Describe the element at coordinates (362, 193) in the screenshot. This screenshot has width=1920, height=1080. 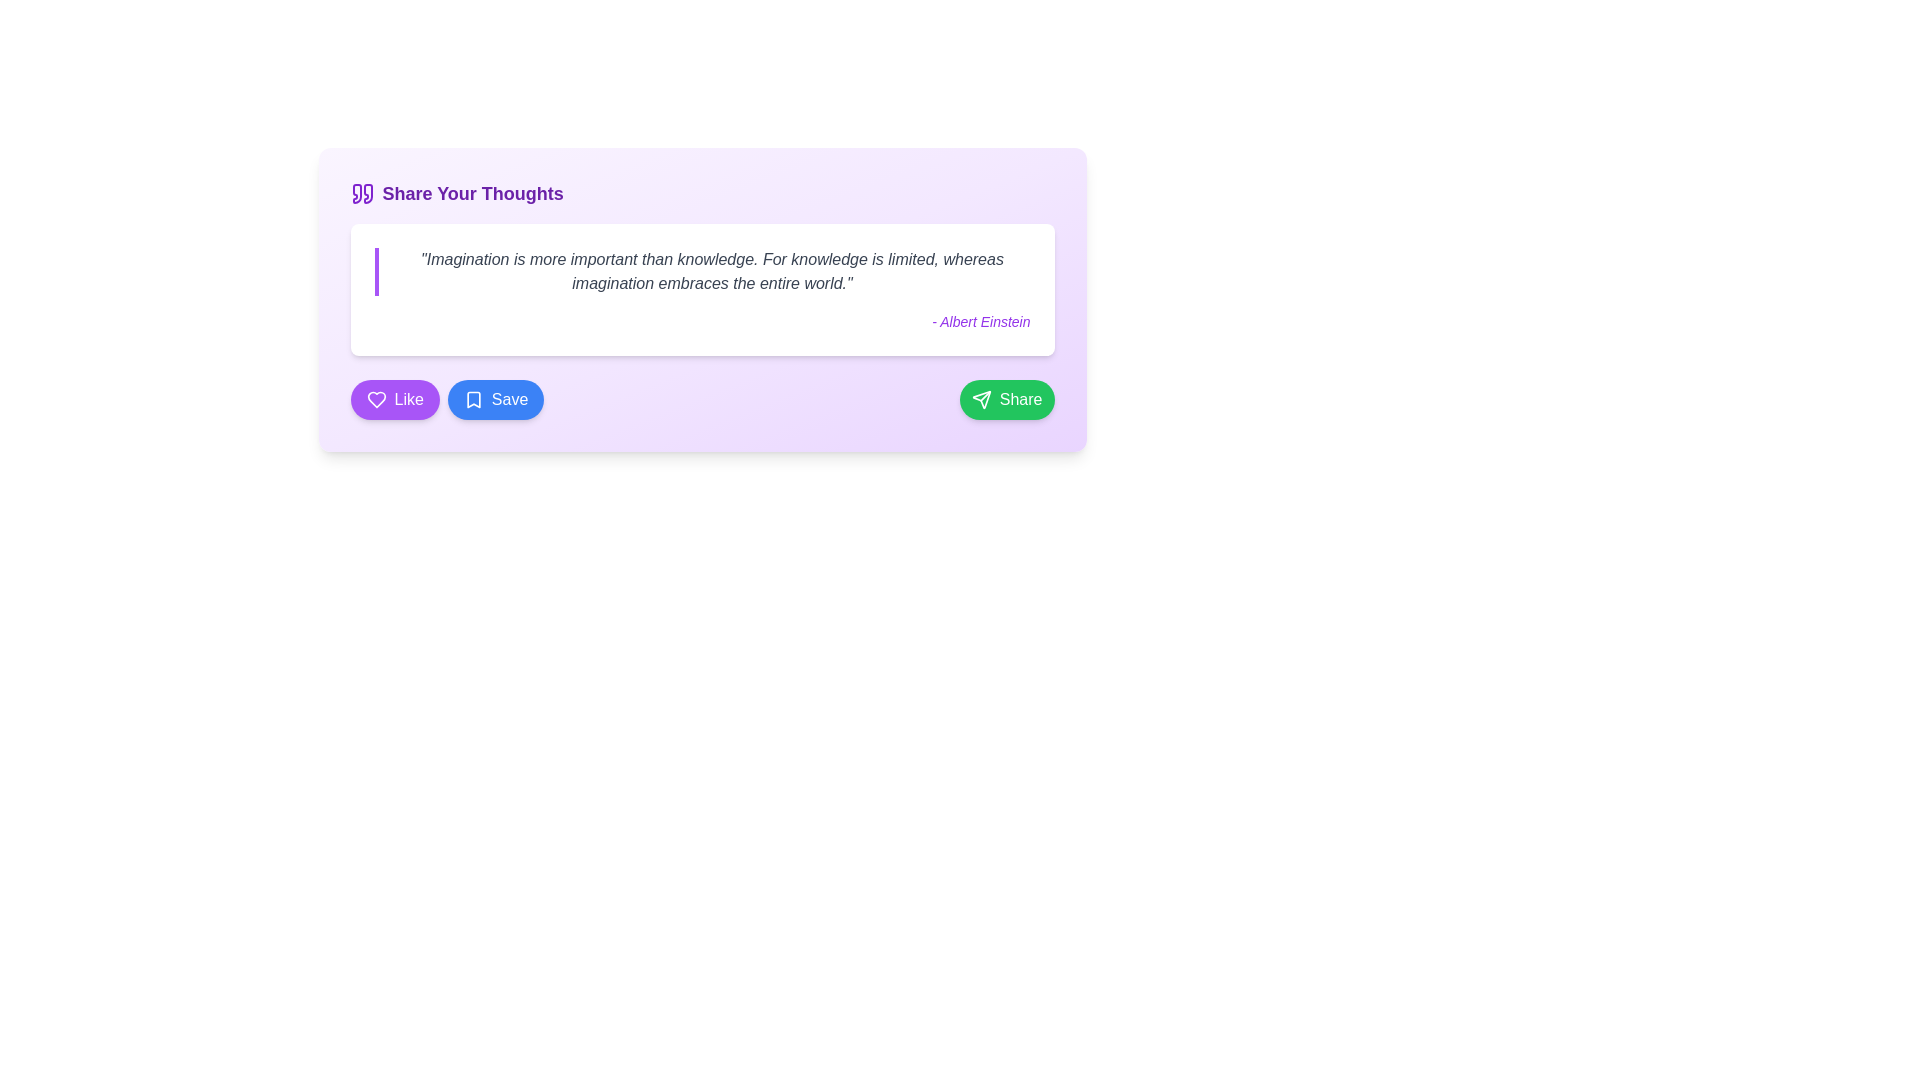
I see `the icon representing a pair of quotation marks with a purple outline, located at the top-left corner of a card-like section` at that location.